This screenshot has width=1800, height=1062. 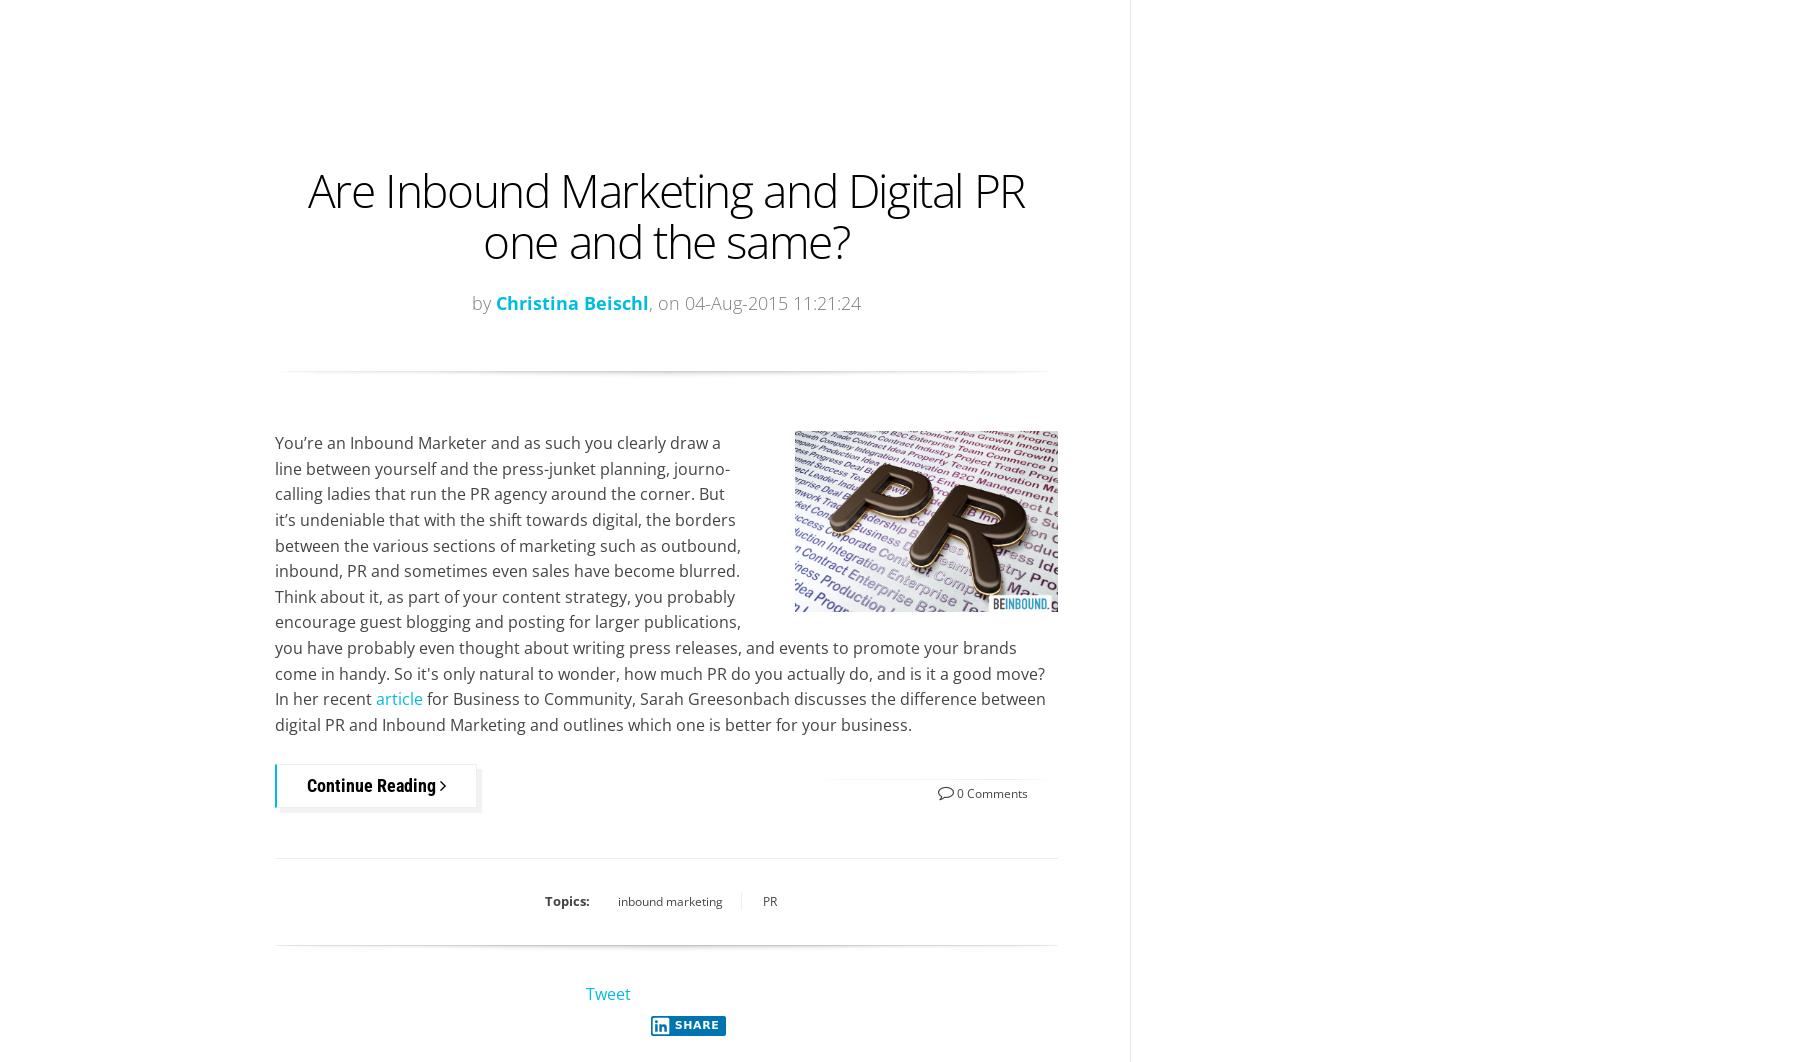 What do you see at coordinates (571, 301) in the screenshot?
I see `'Christina Beischl'` at bounding box center [571, 301].